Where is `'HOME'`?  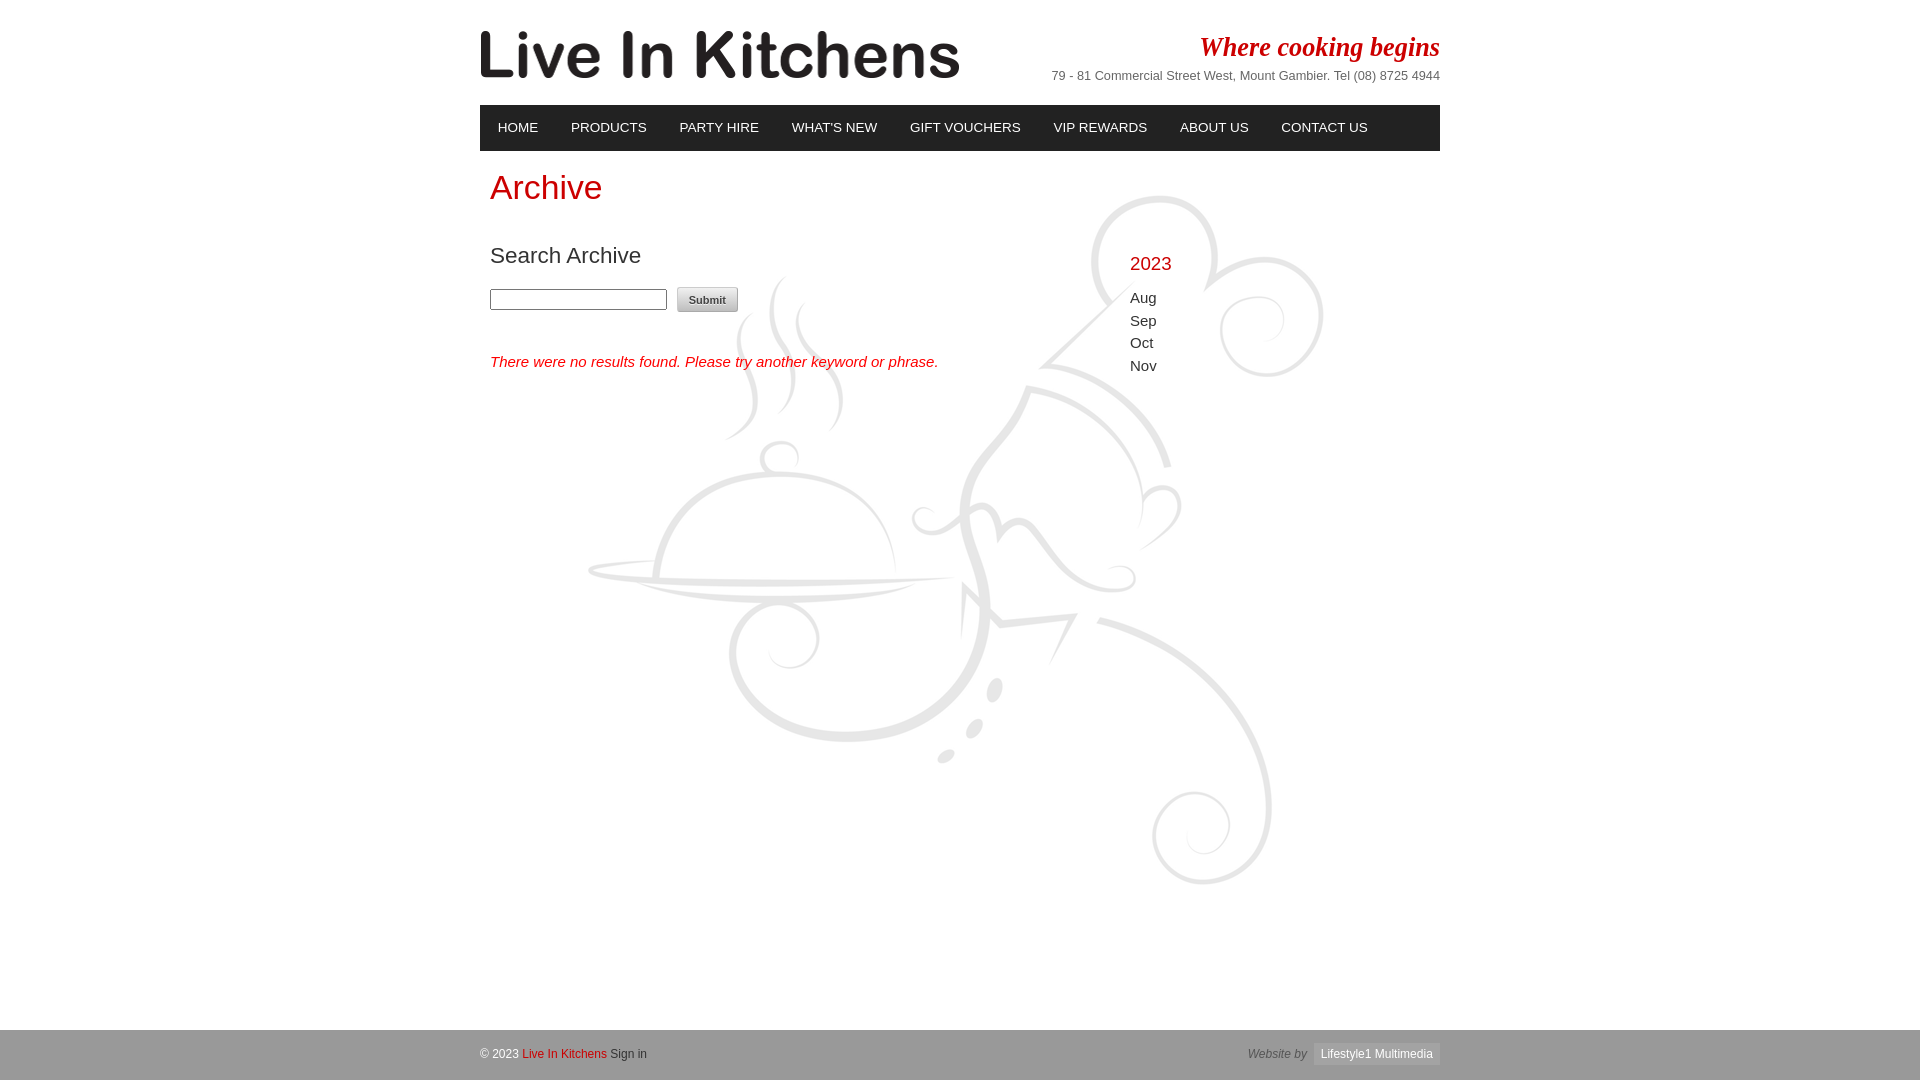 'HOME' is located at coordinates (480, 128).